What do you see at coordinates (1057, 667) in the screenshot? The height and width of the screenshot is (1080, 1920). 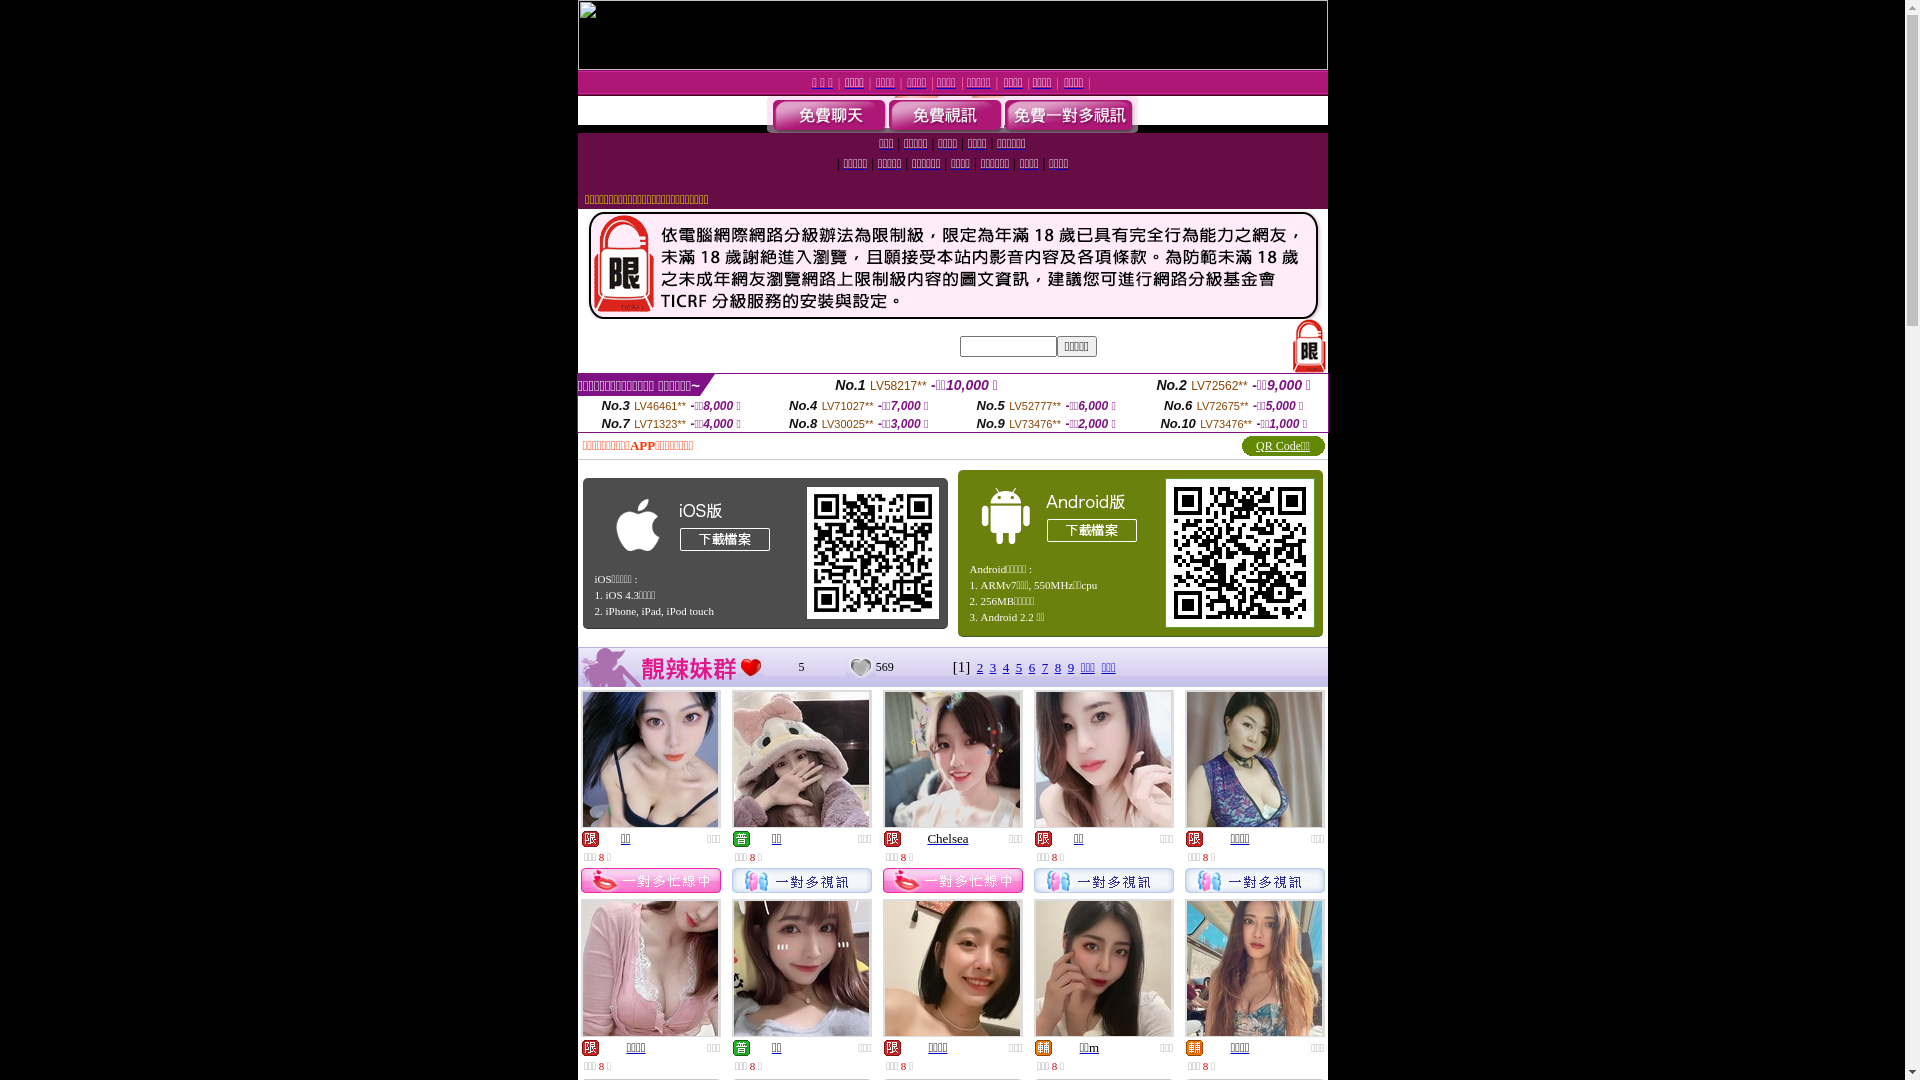 I see `'8'` at bounding box center [1057, 667].